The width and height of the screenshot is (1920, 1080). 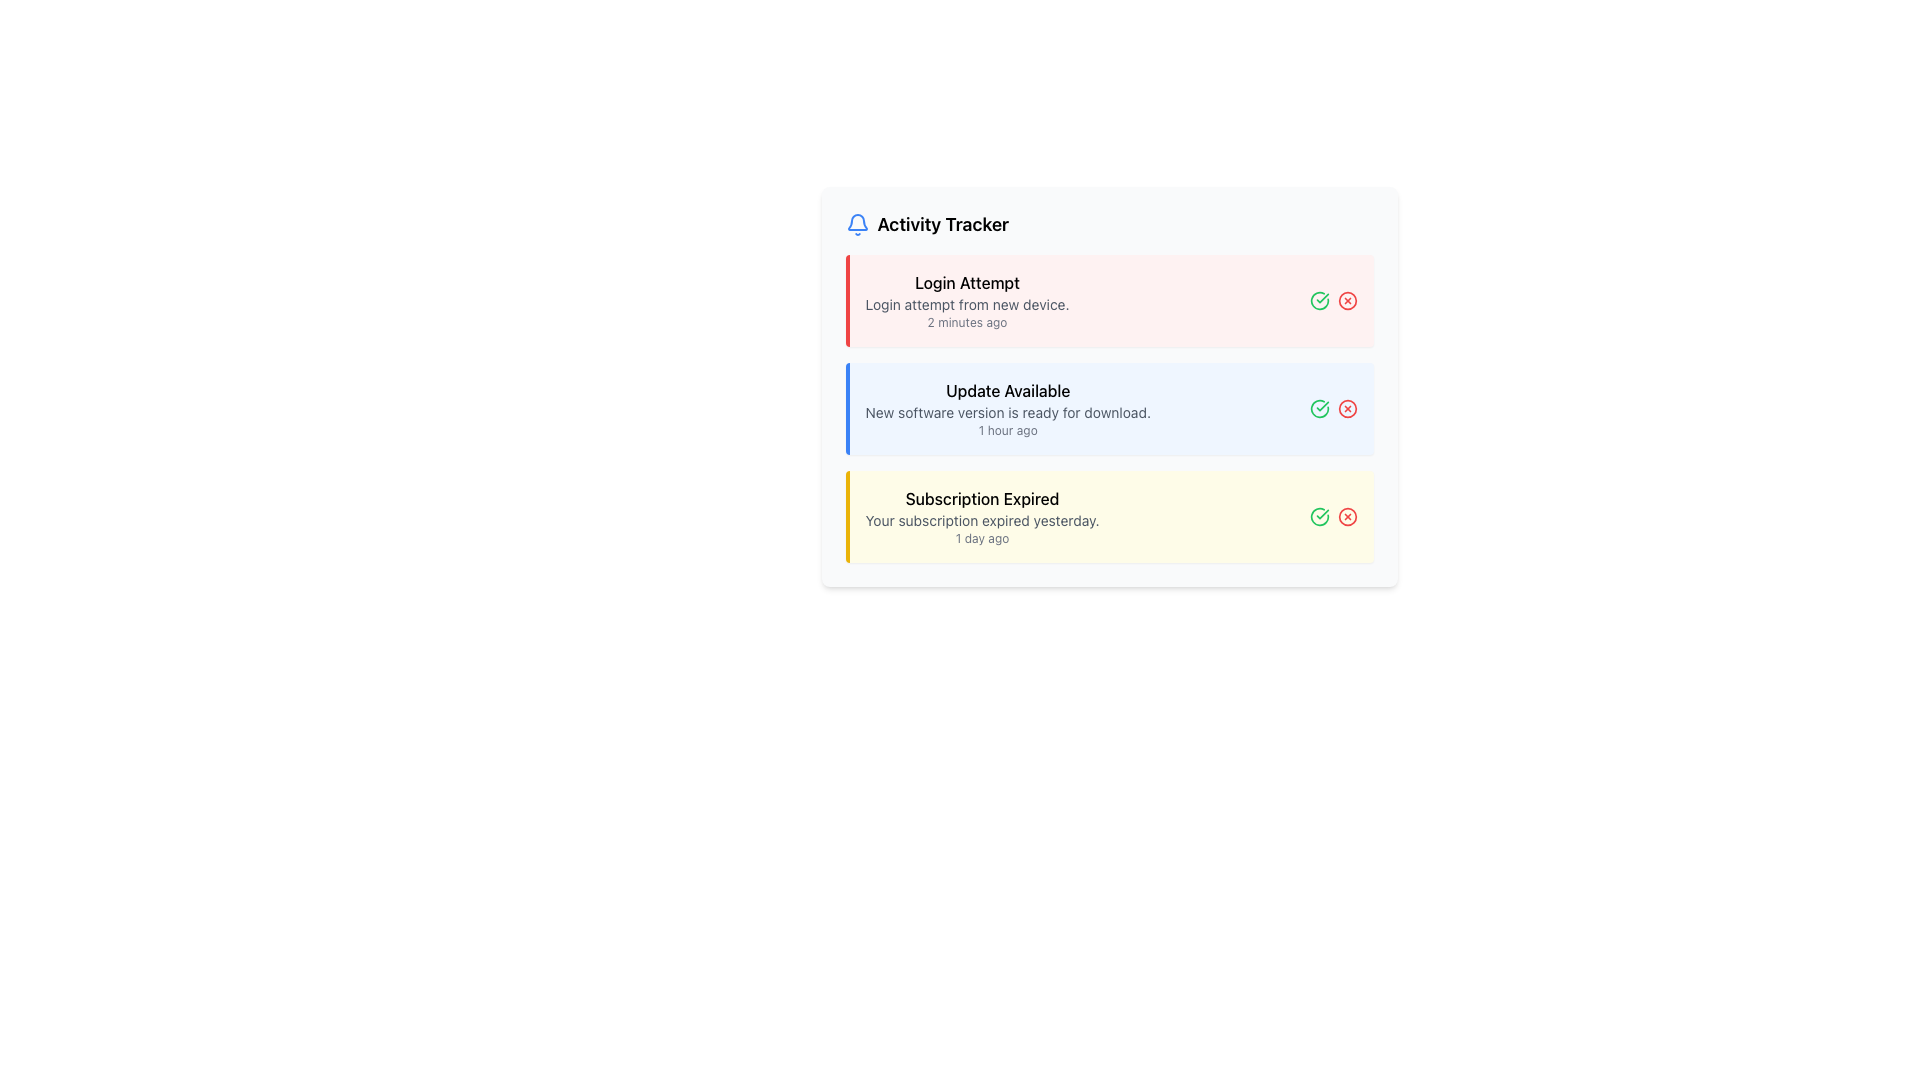 I want to click on text label displaying '1 day ago' located at the bottom of the 'Subscription Expired' section within the activity tracker card, so click(x=982, y=538).